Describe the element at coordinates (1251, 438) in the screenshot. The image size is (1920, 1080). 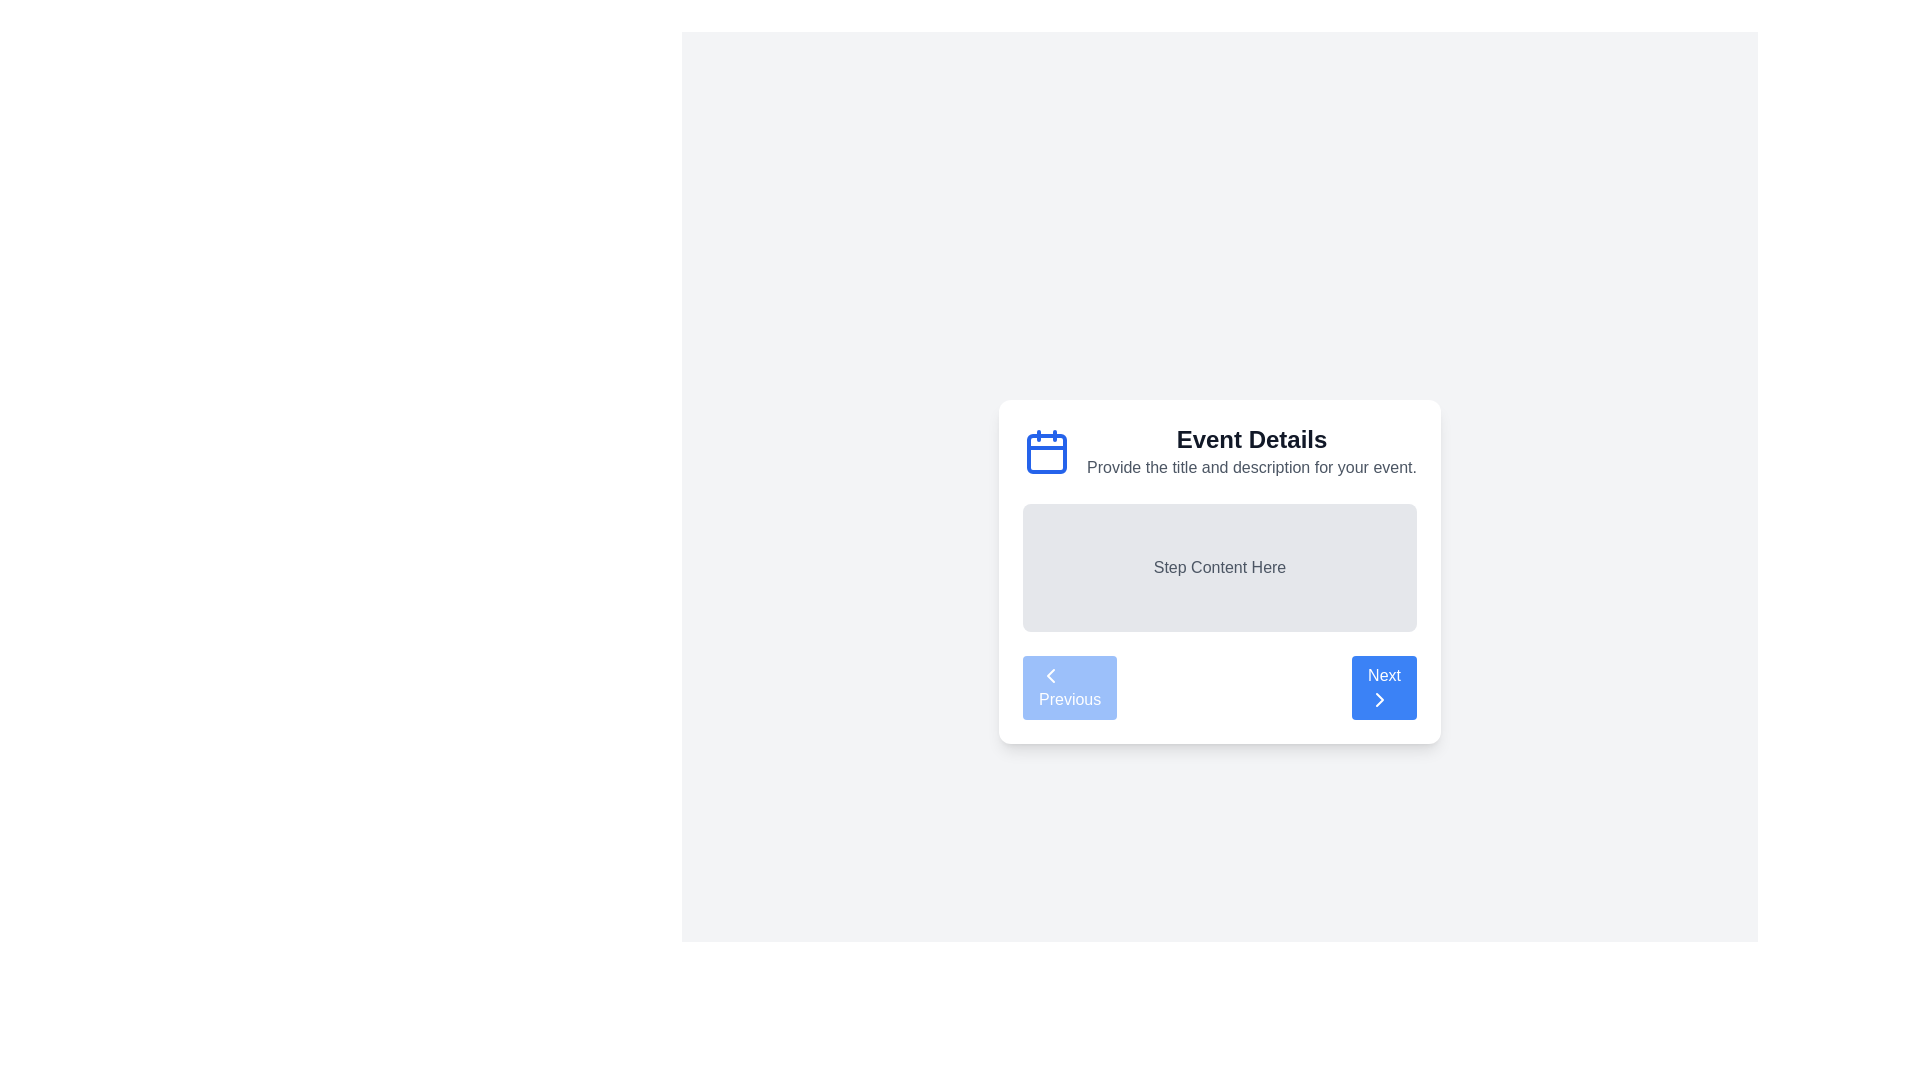
I see `the 'Event Details' text label, which is a bold, large, dark gray text positioned prominently within the modal` at that location.